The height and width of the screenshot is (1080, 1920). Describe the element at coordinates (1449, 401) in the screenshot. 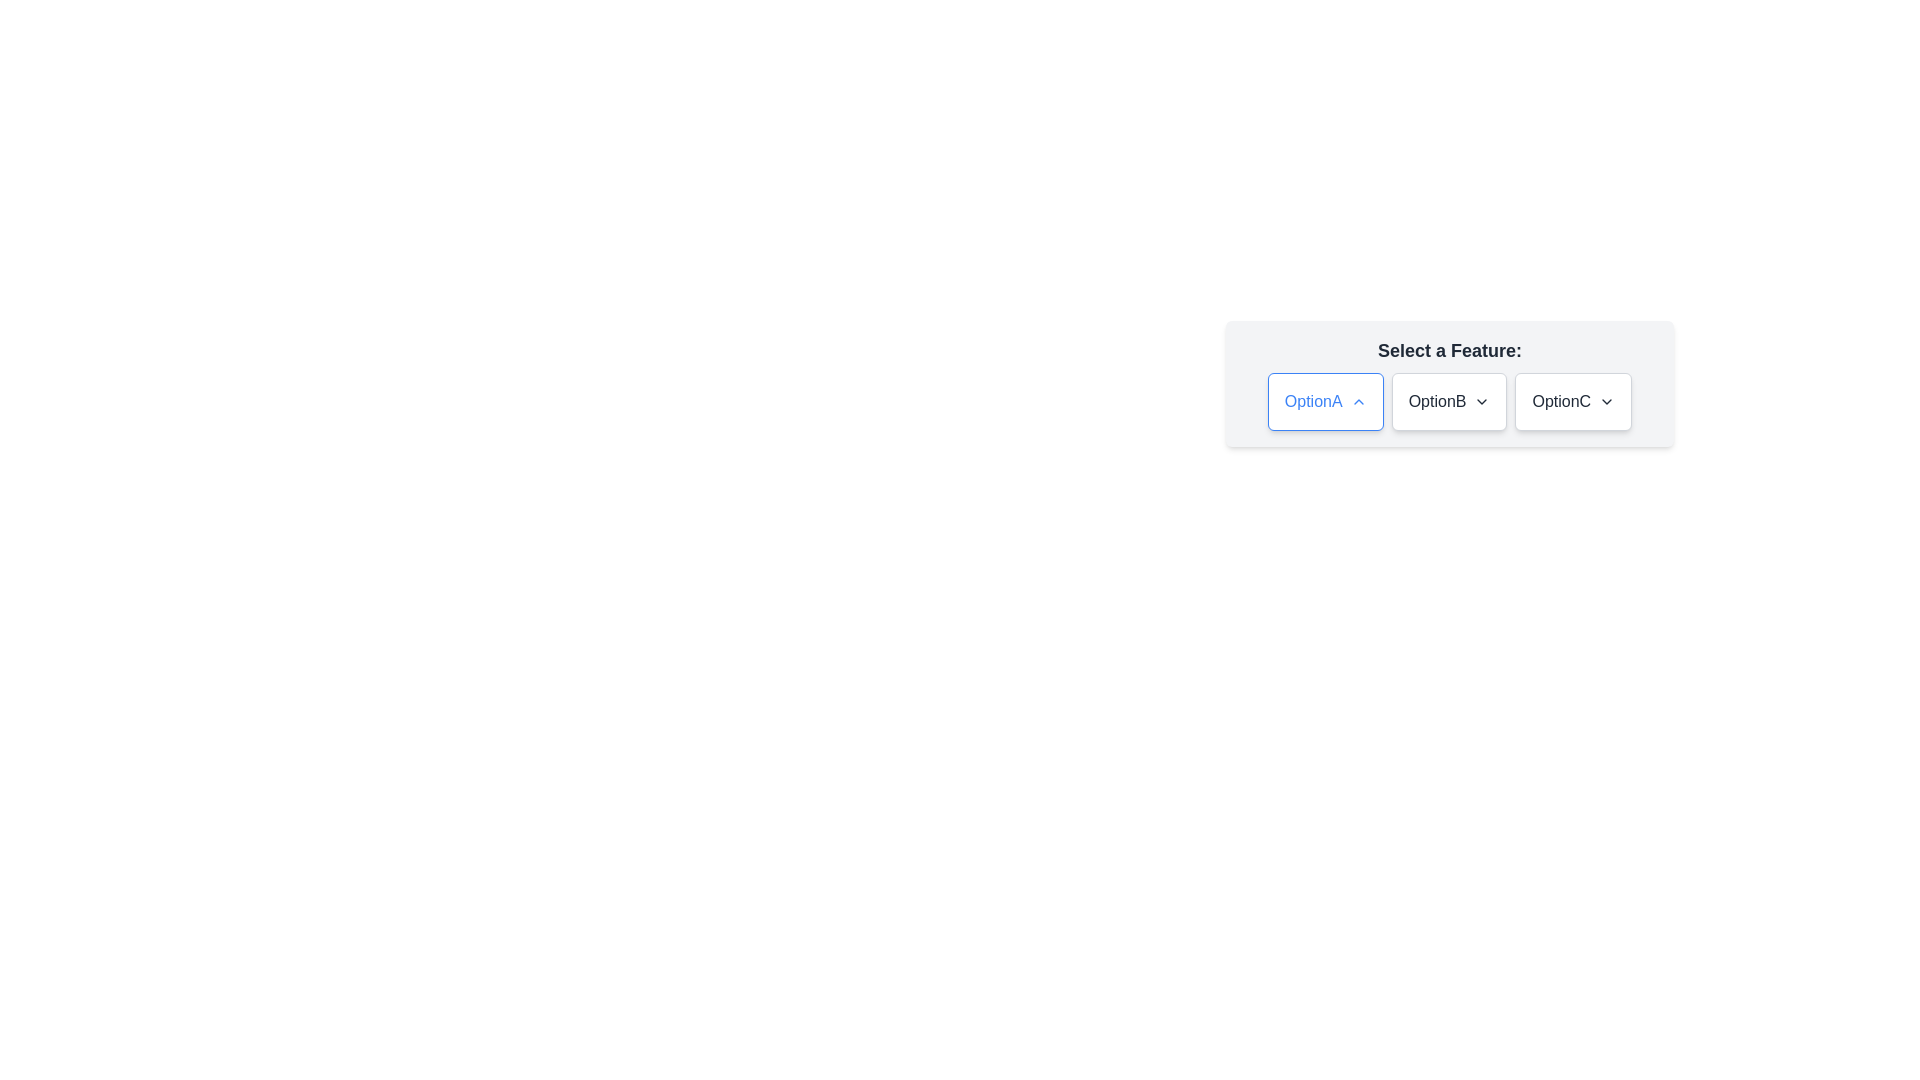

I see `the dropdown selection button, which is the second button in a group of three, to observe any tooltip or visual feedback` at that location.